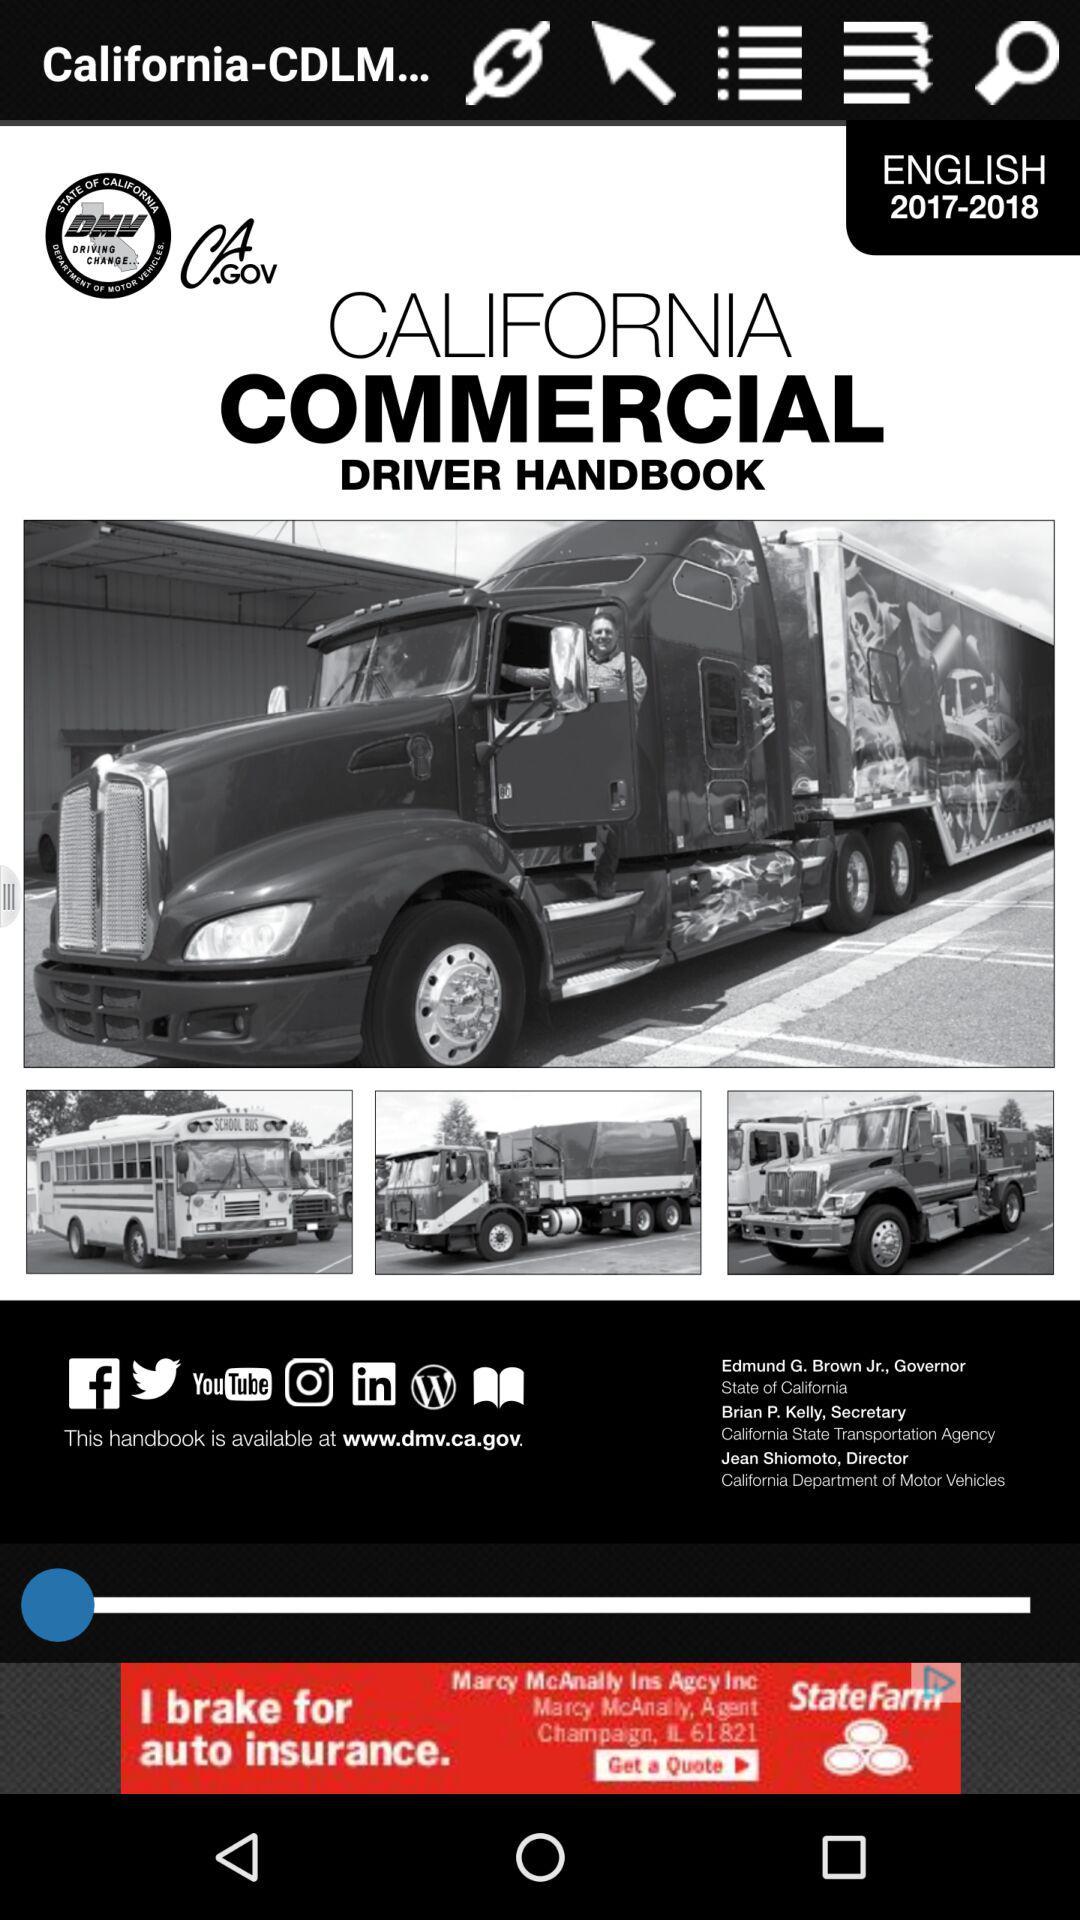 This screenshot has height=1920, width=1080. What do you see at coordinates (759, 67) in the screenshot?
I see `the list icon` at bounding box center [759, 67].